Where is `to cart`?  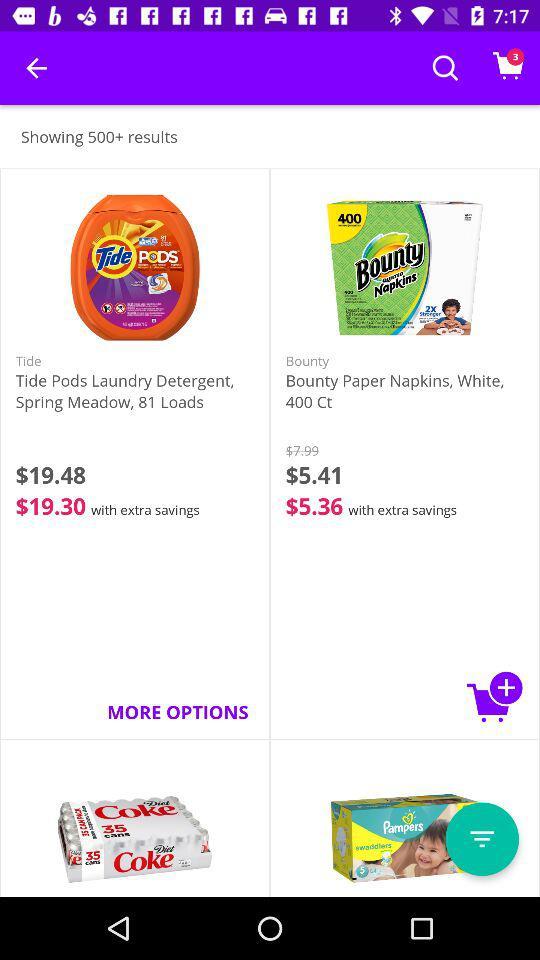
to cart is located at coordinates (494, 696).